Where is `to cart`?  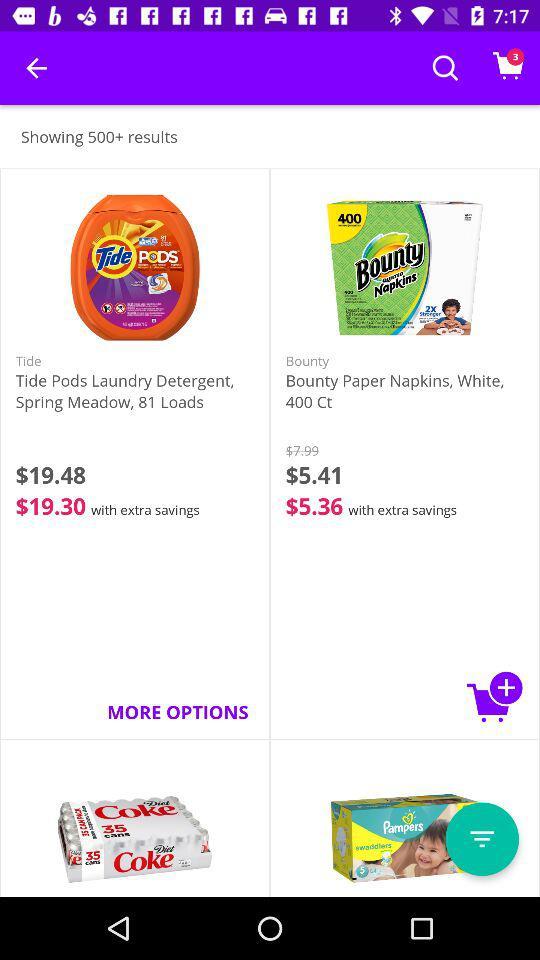
to cart is located at coordinates (494, 696).